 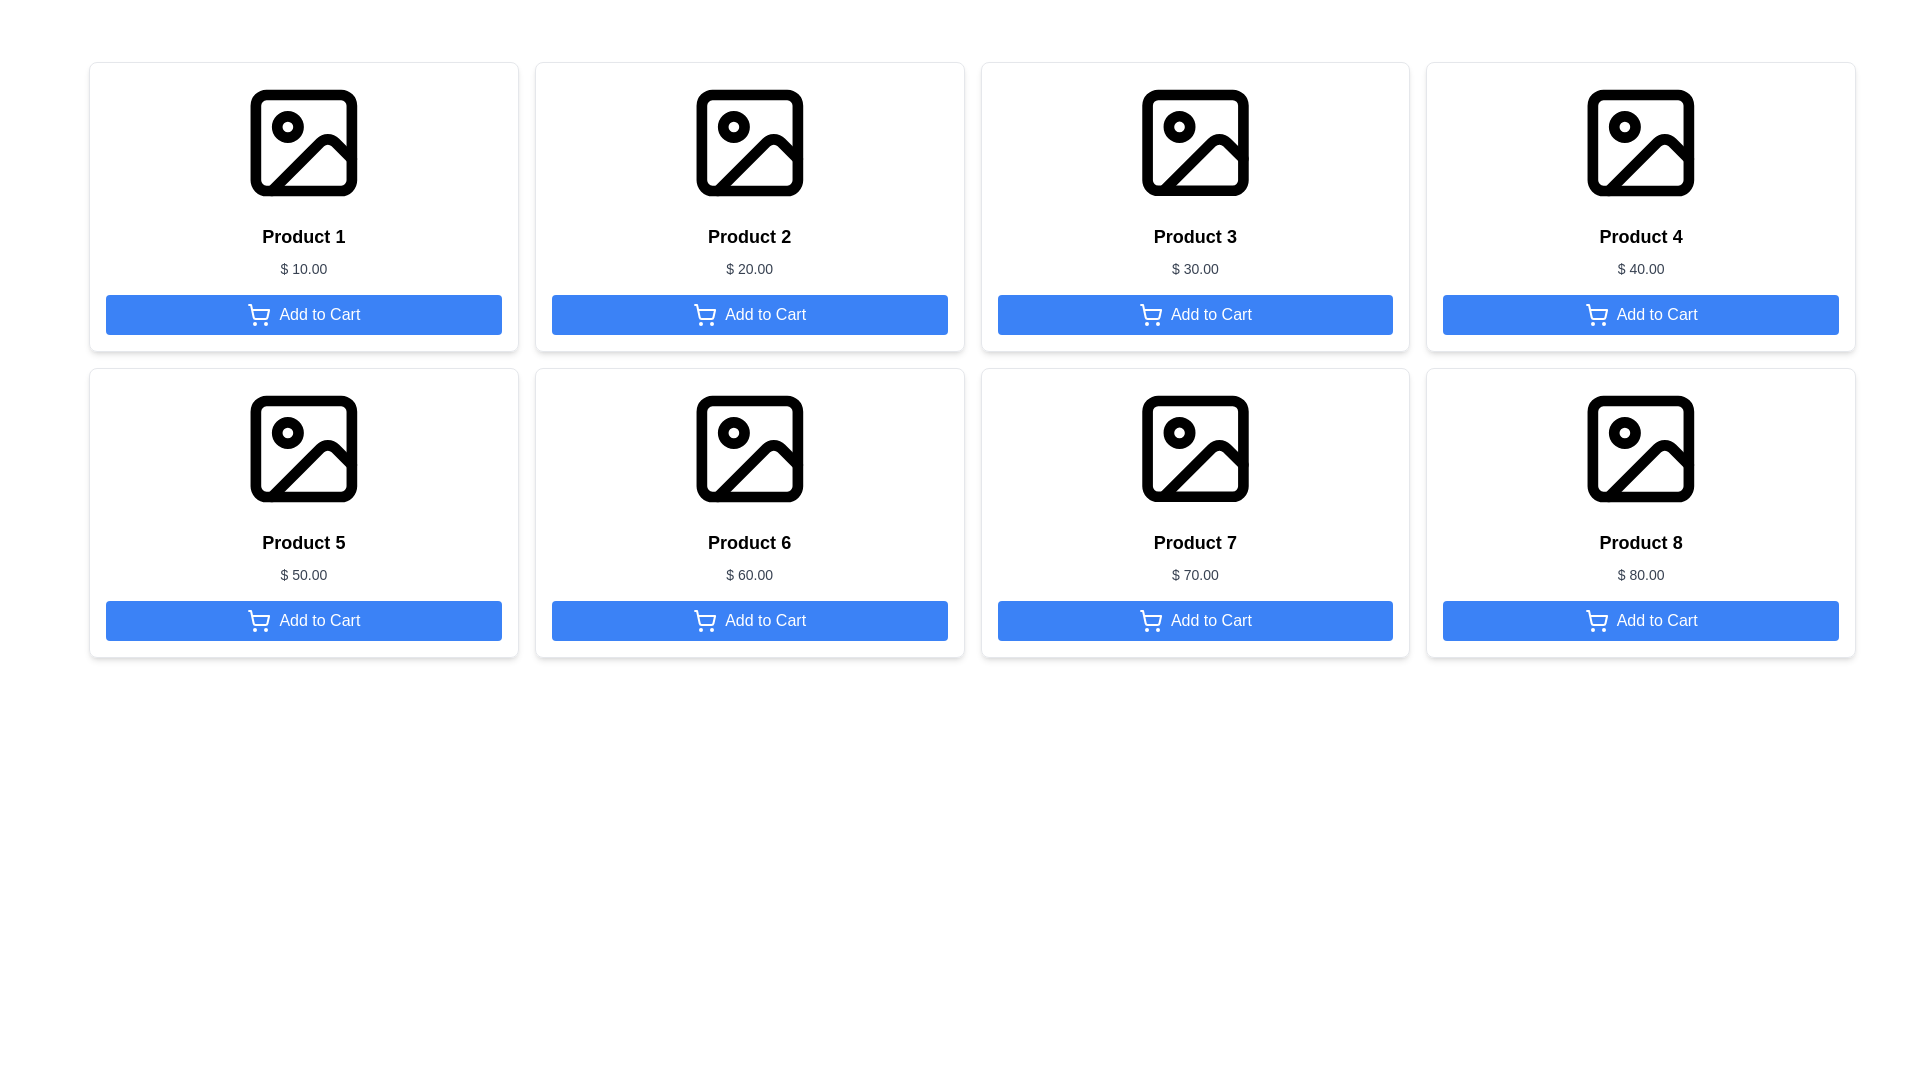 What do you see at coordinates (302, 141) in the screenshot?
I see `the small black rectangular frame element located inside the image icon of the first card labeled 'Product 1' in the grid layout` at bounding box center [302, 141].